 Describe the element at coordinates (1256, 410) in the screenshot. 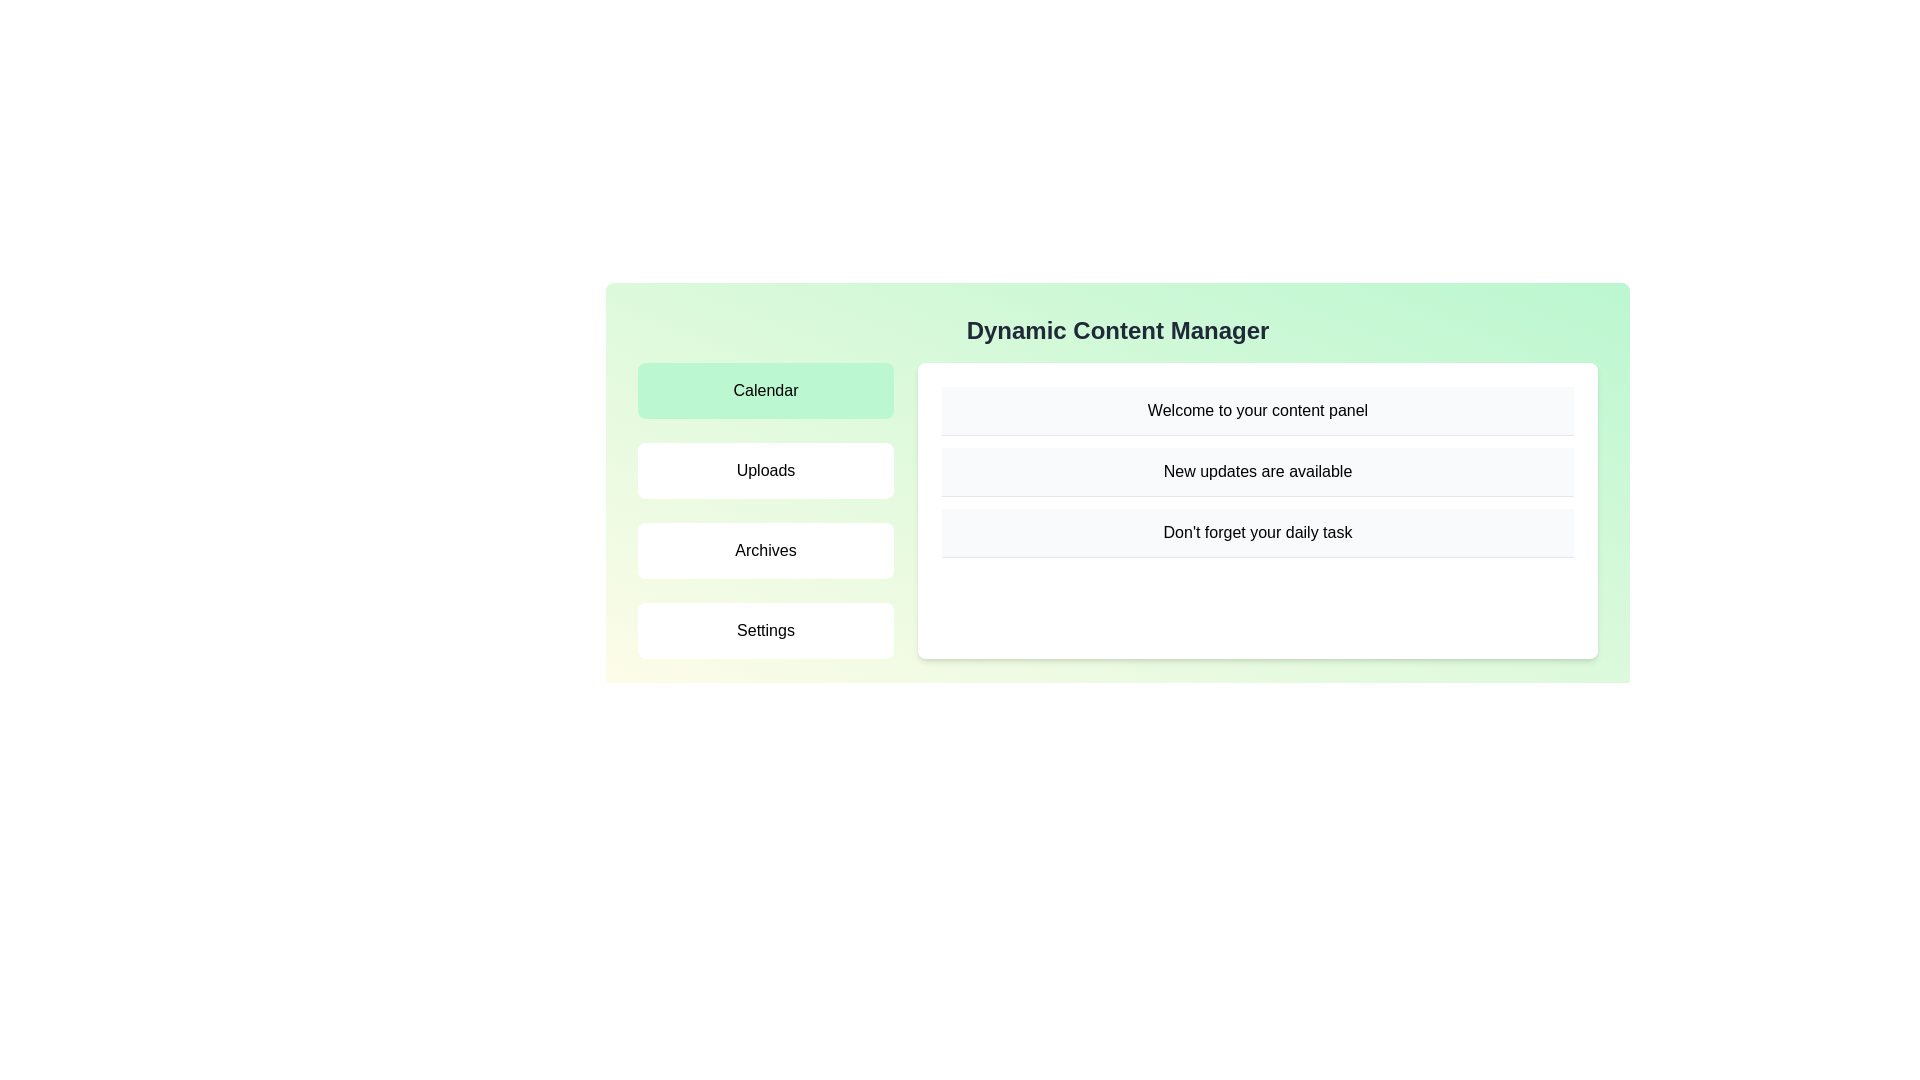

I see `the notification text for Welcome to your content panel` at that location.